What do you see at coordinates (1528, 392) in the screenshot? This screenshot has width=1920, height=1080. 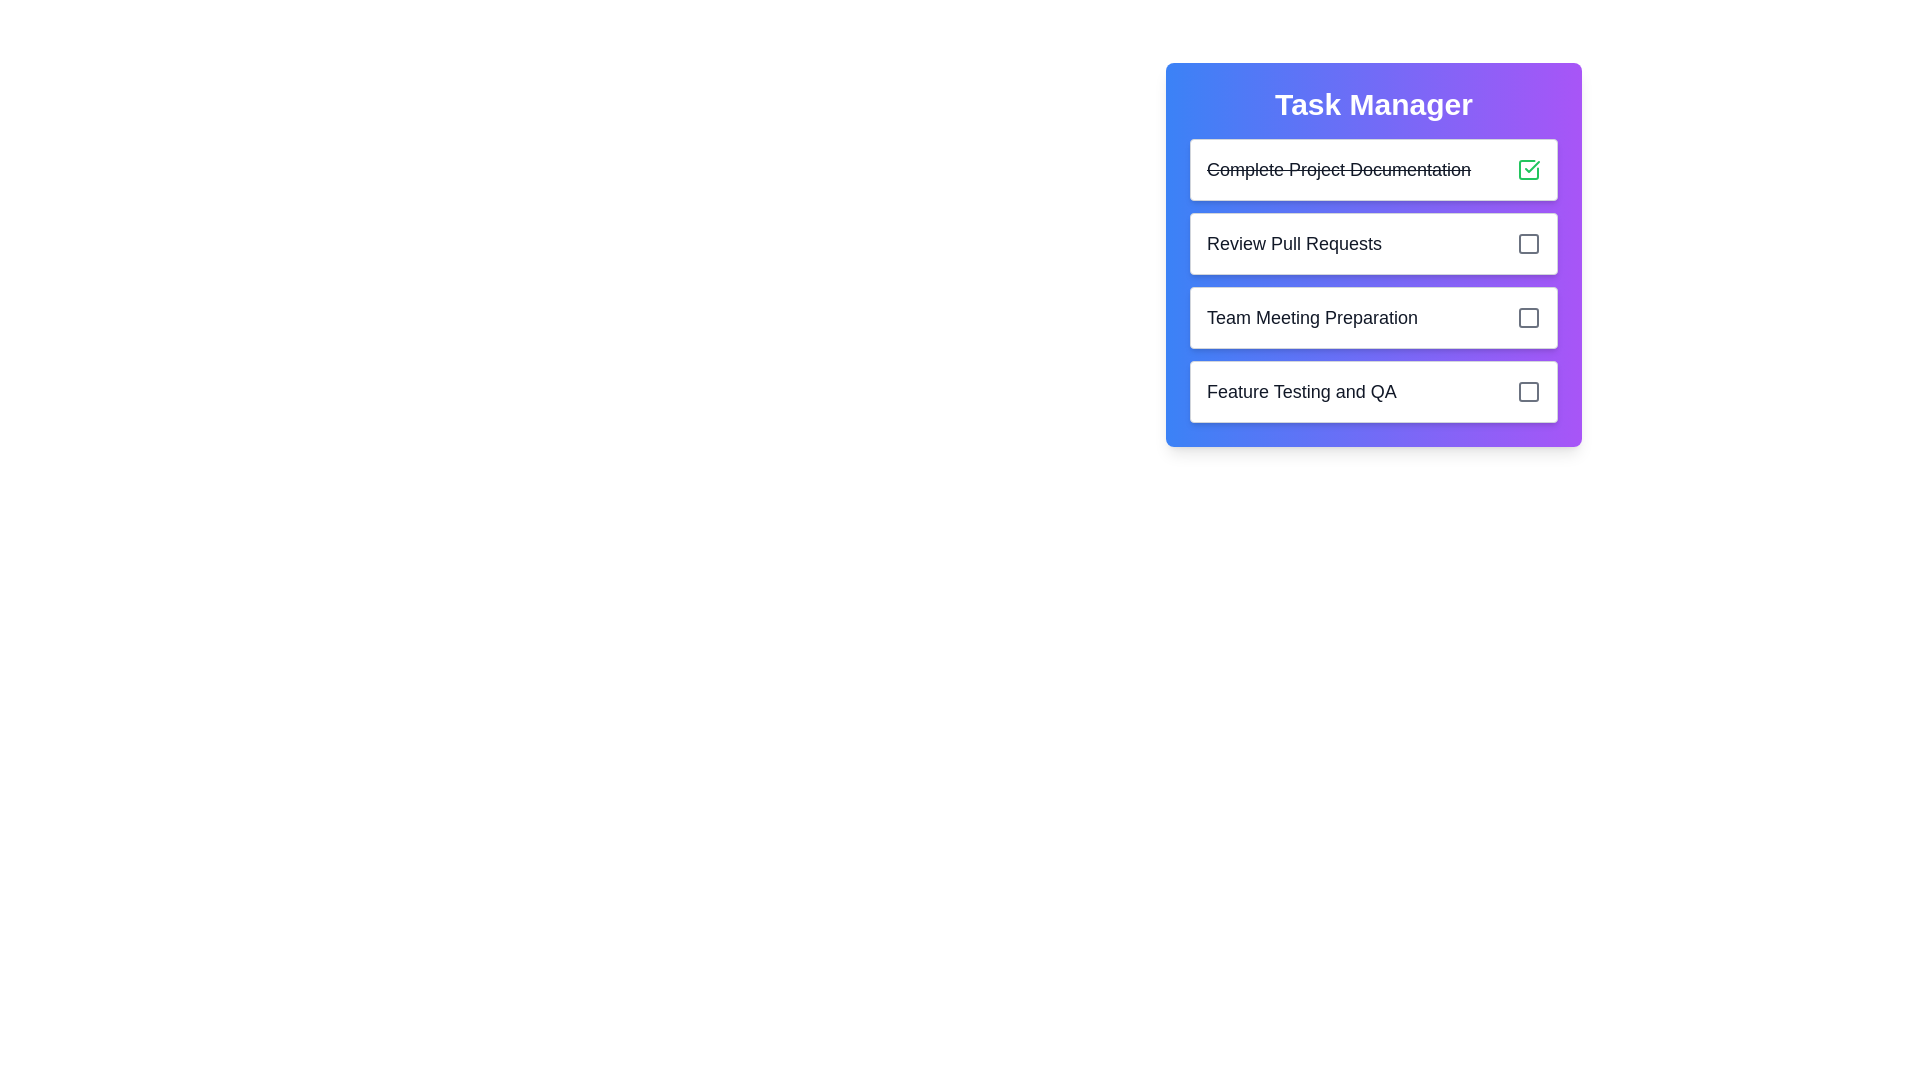 I see `the interactive checkbox for 'Feature Testing and QA' located in the fourth row of the list` at bounding box center [1528, 392].